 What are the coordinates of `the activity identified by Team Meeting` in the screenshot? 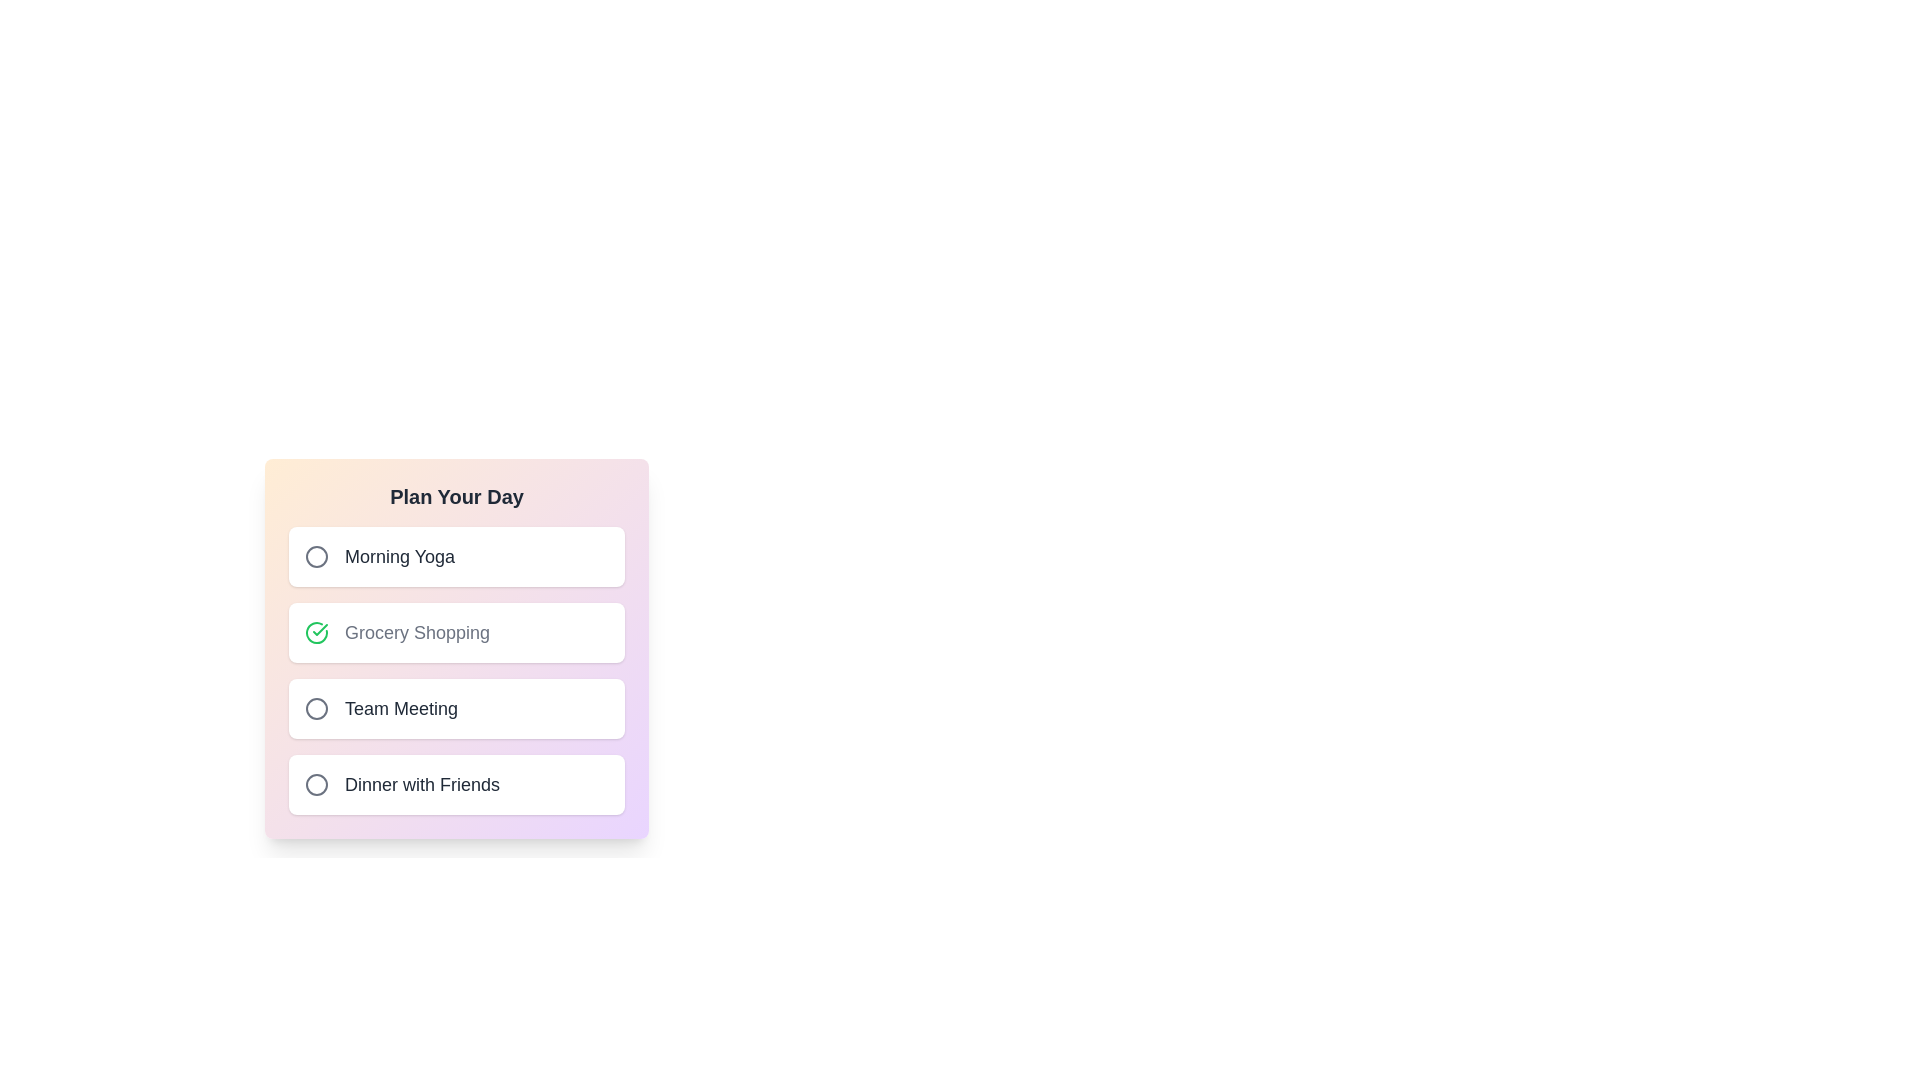 It's located at (315, 708).